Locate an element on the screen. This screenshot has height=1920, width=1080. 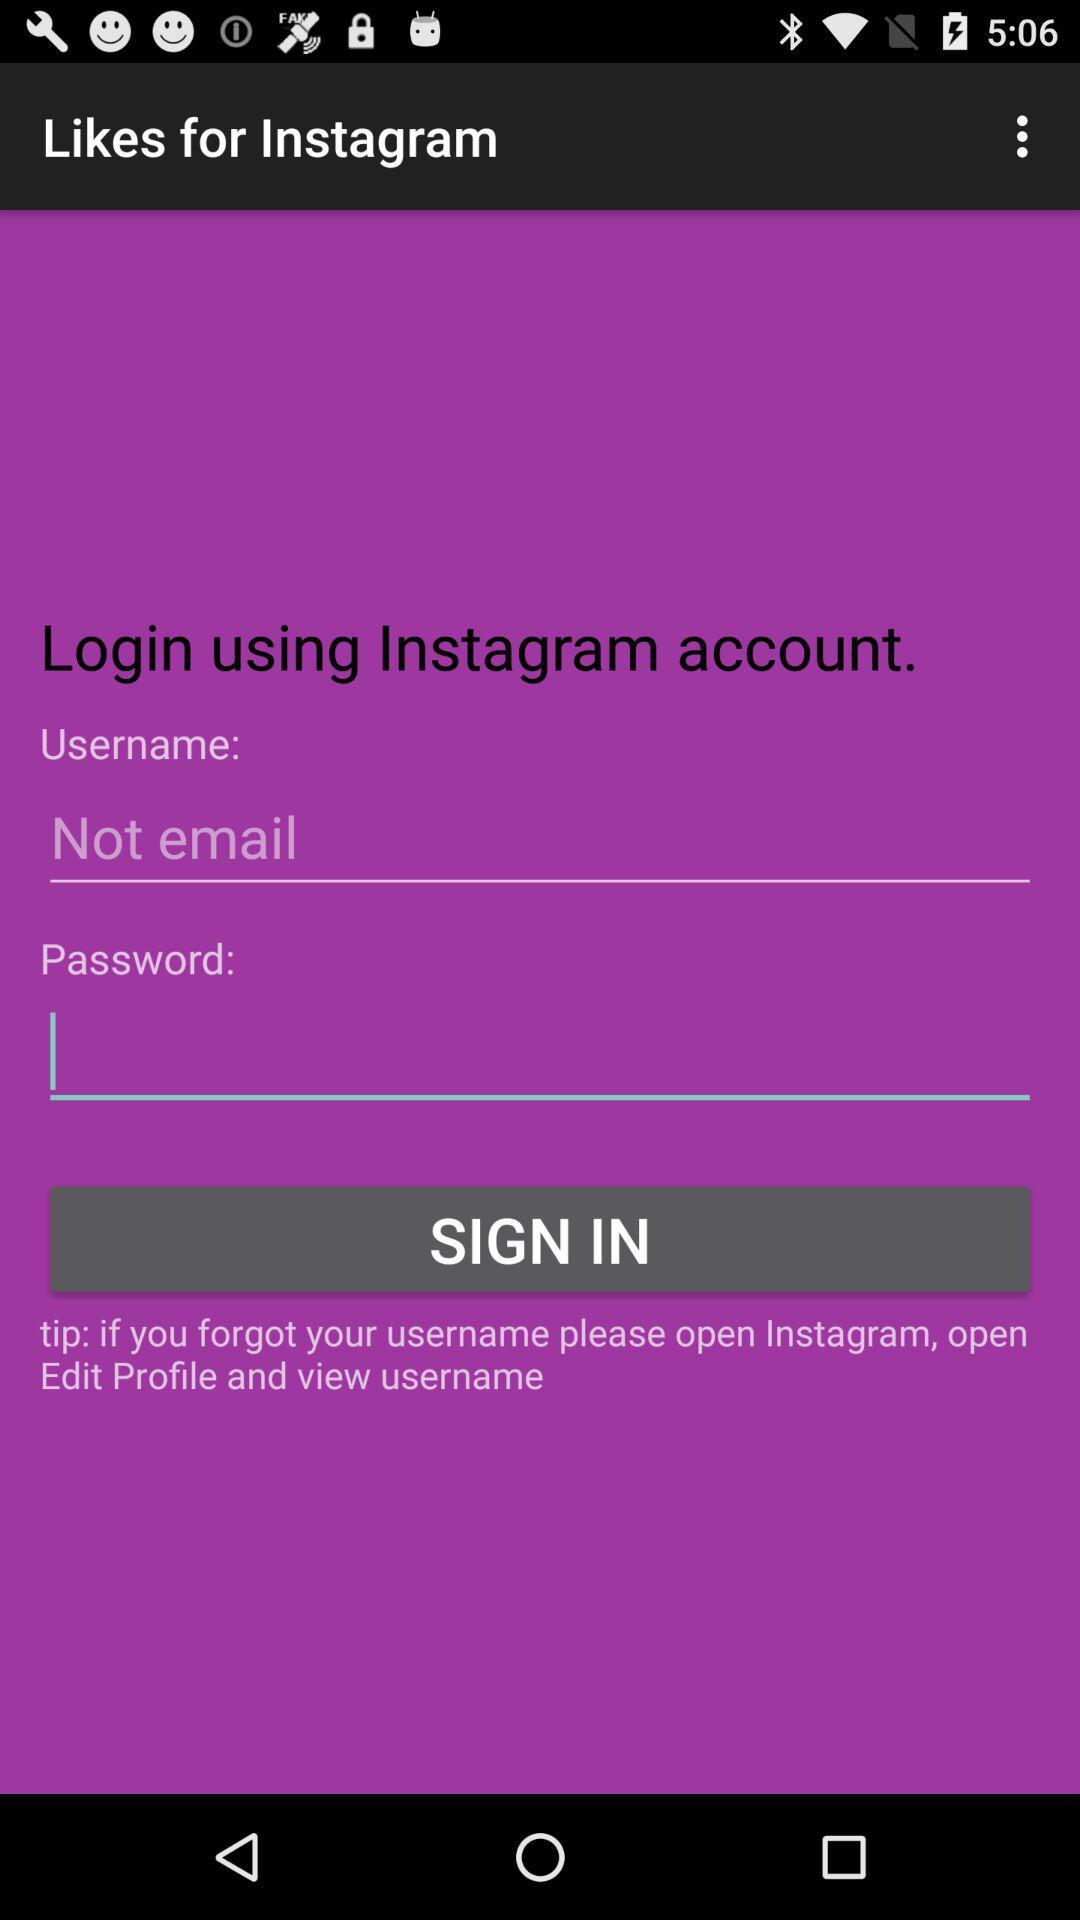
item next to likes for instagram item is located at coordinates (1027, 135).